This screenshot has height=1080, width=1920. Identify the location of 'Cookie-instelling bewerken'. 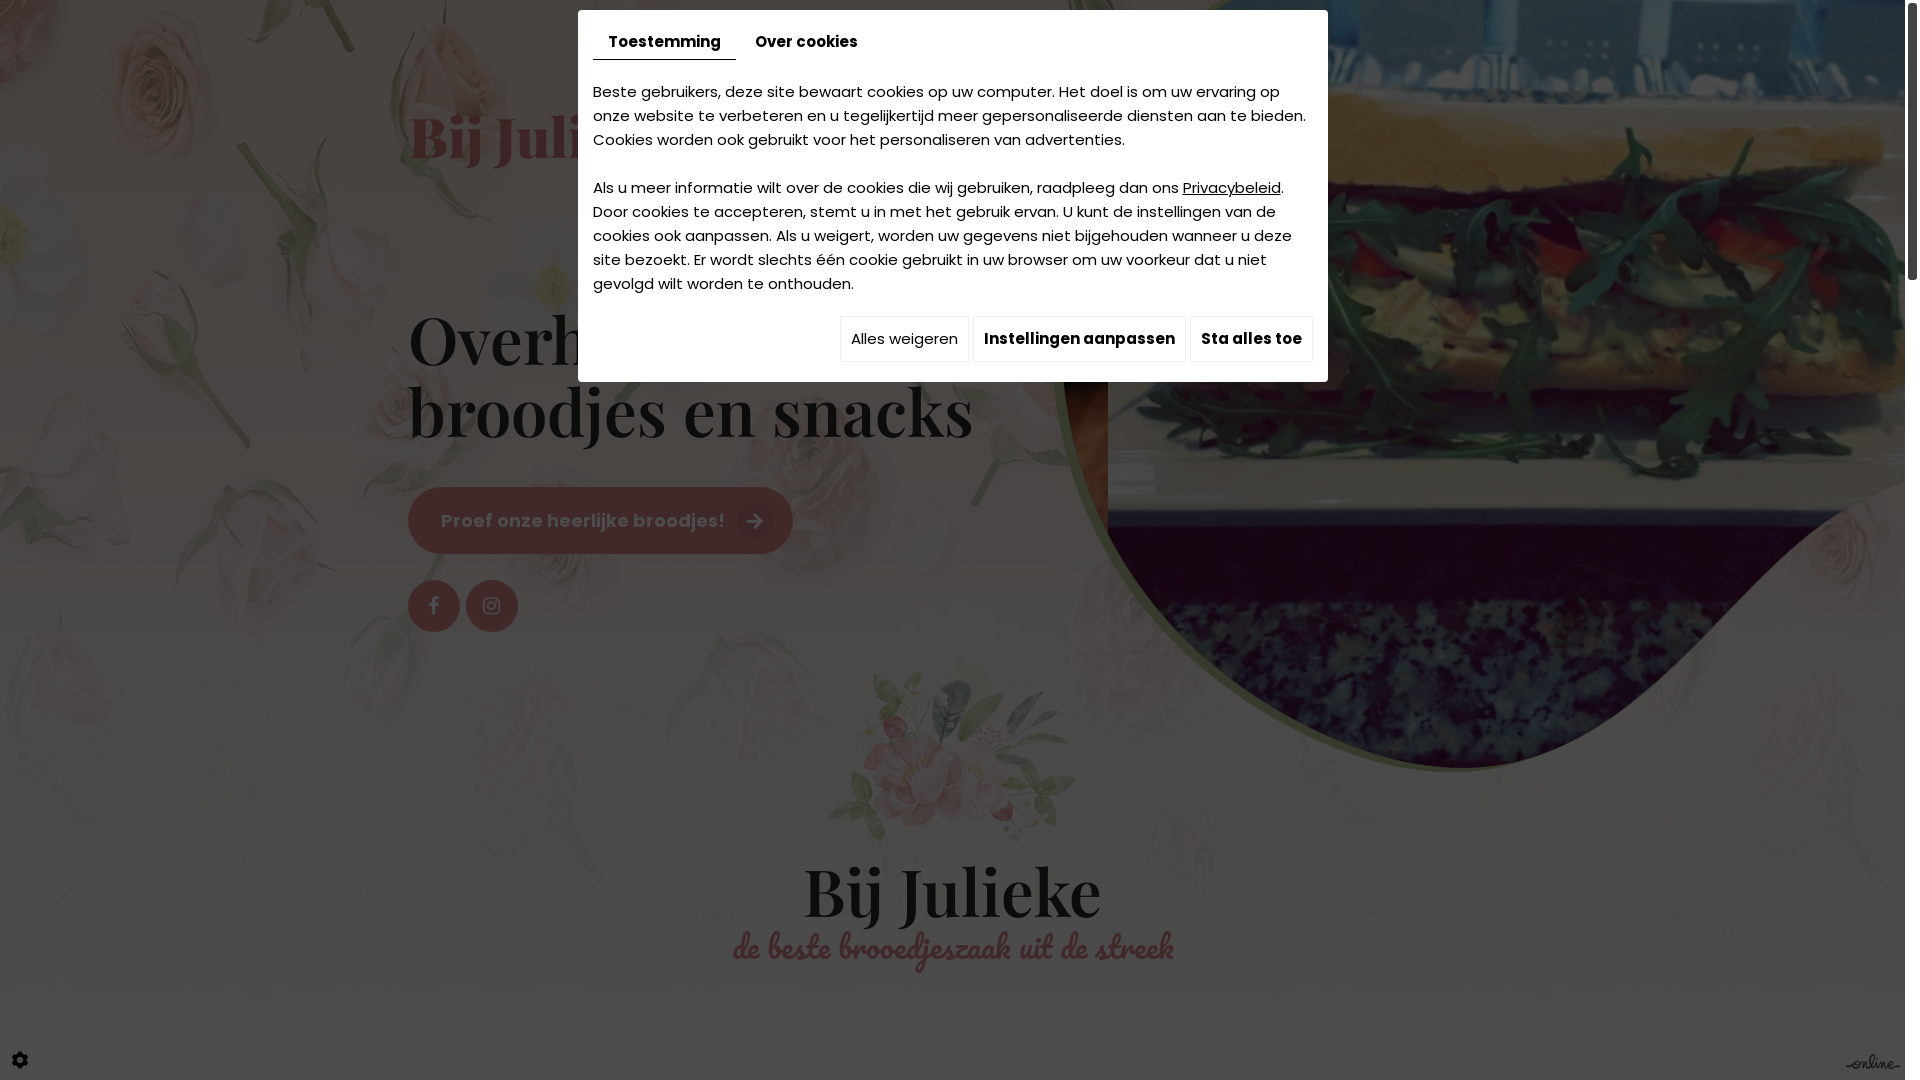
(4, 1059).